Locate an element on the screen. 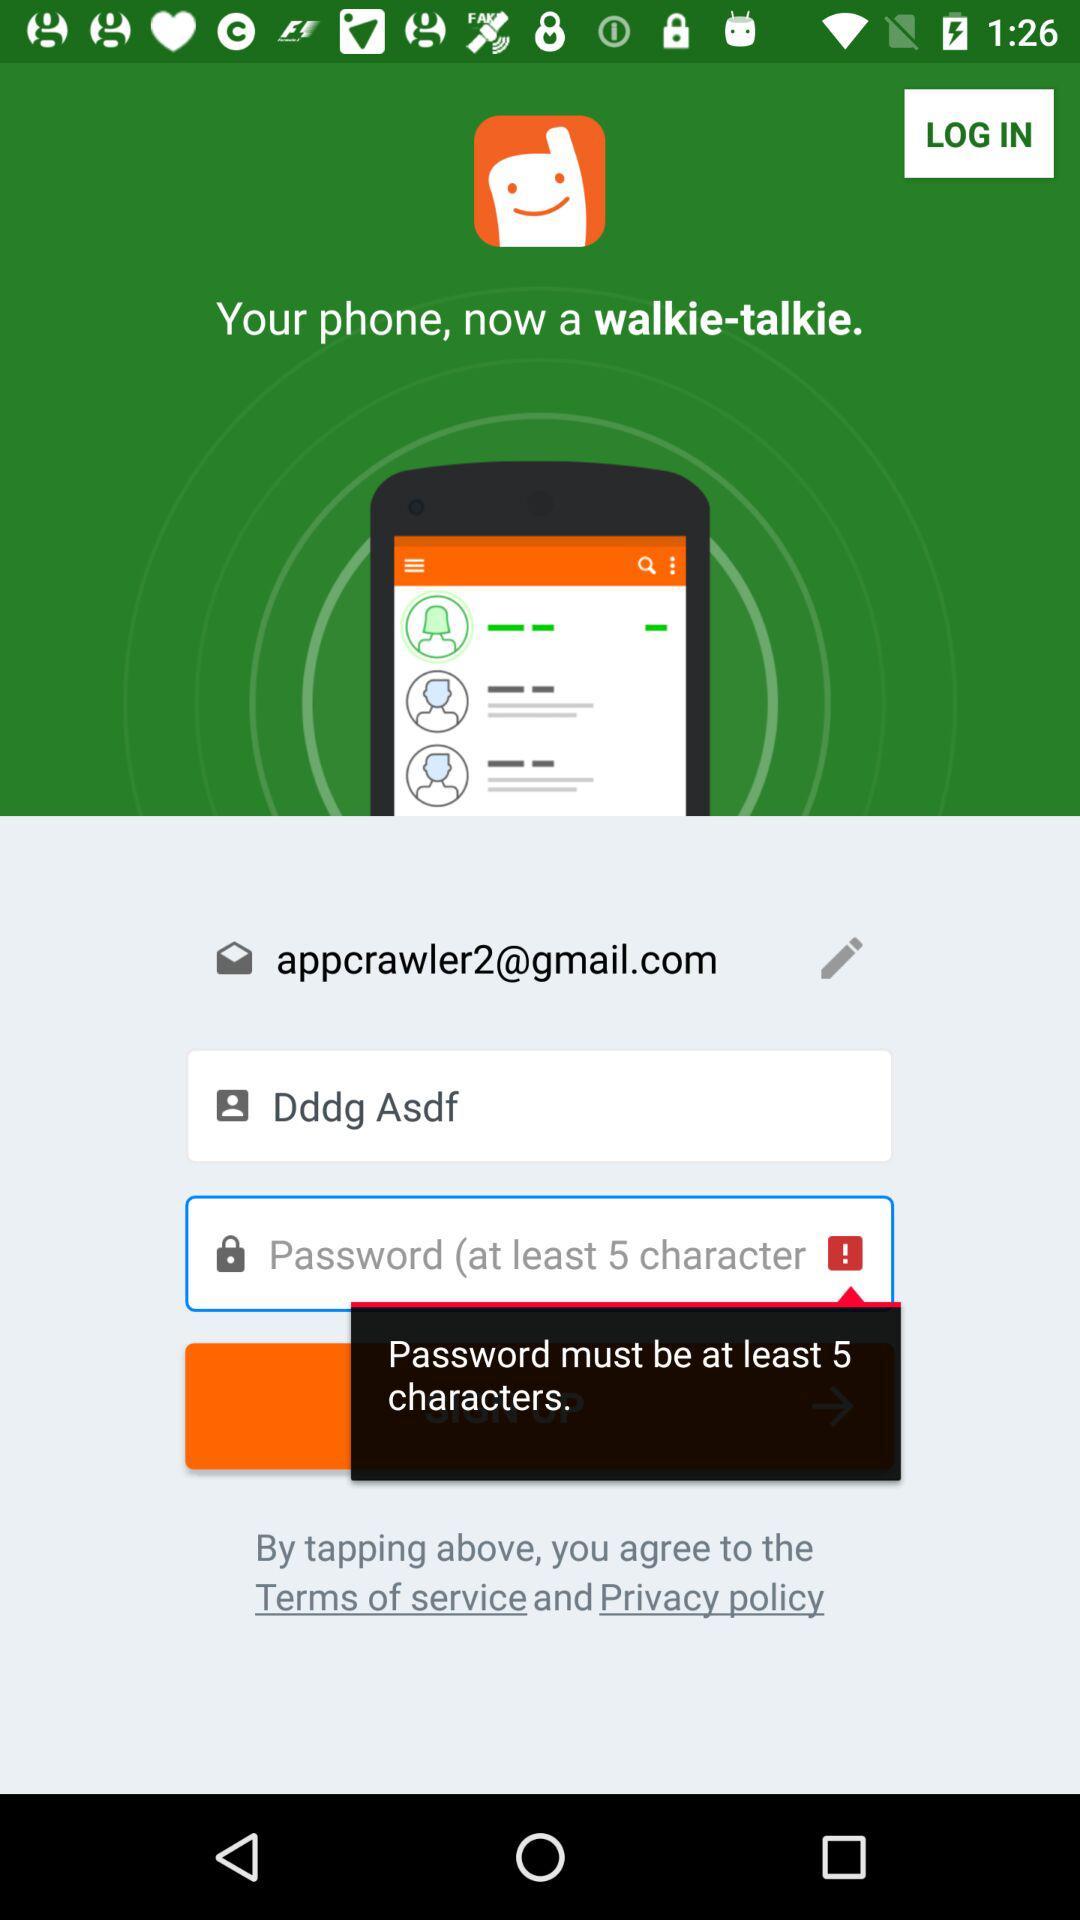 This screenshot has height=1920, width=1080. the terms of service is located at coordinates (391, 1595).